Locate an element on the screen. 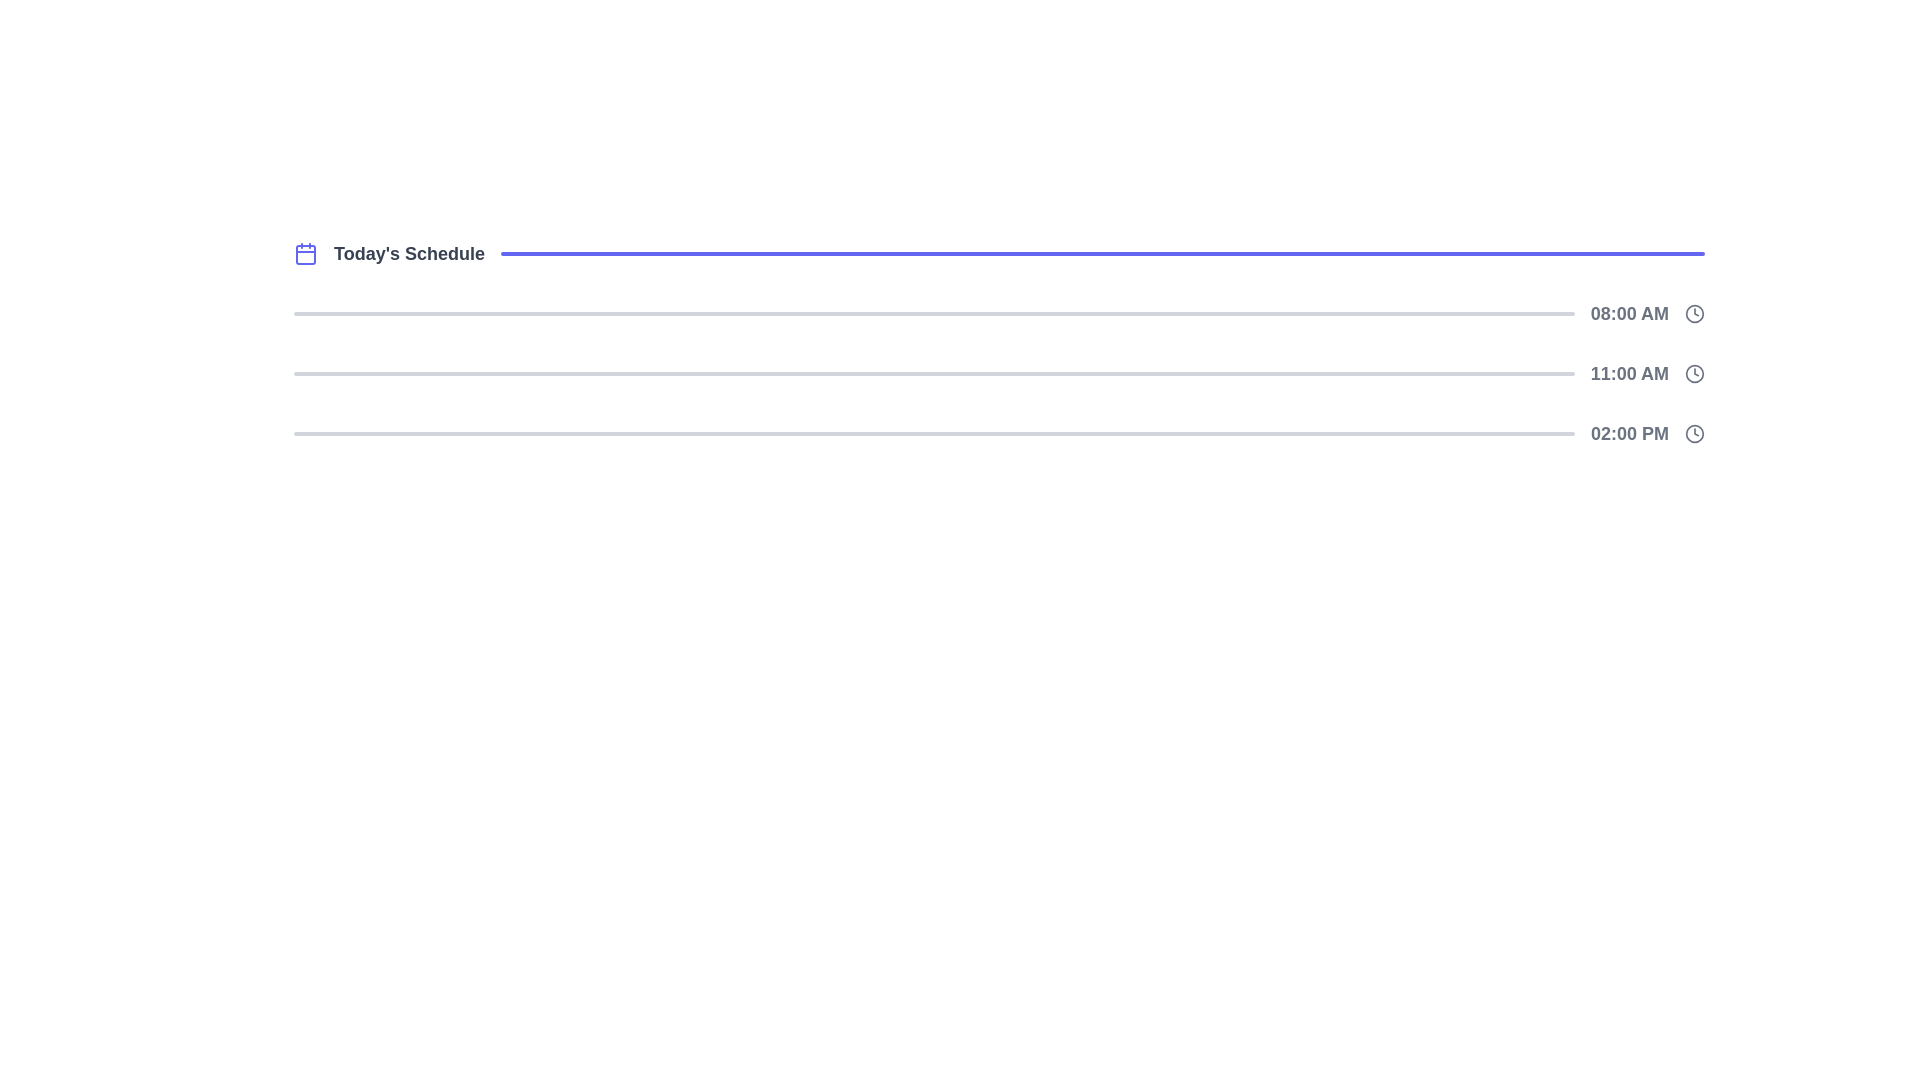  the SVG clock icon located at the far right of the '11:00 AM' time row is located at coordinates (1693, 374).